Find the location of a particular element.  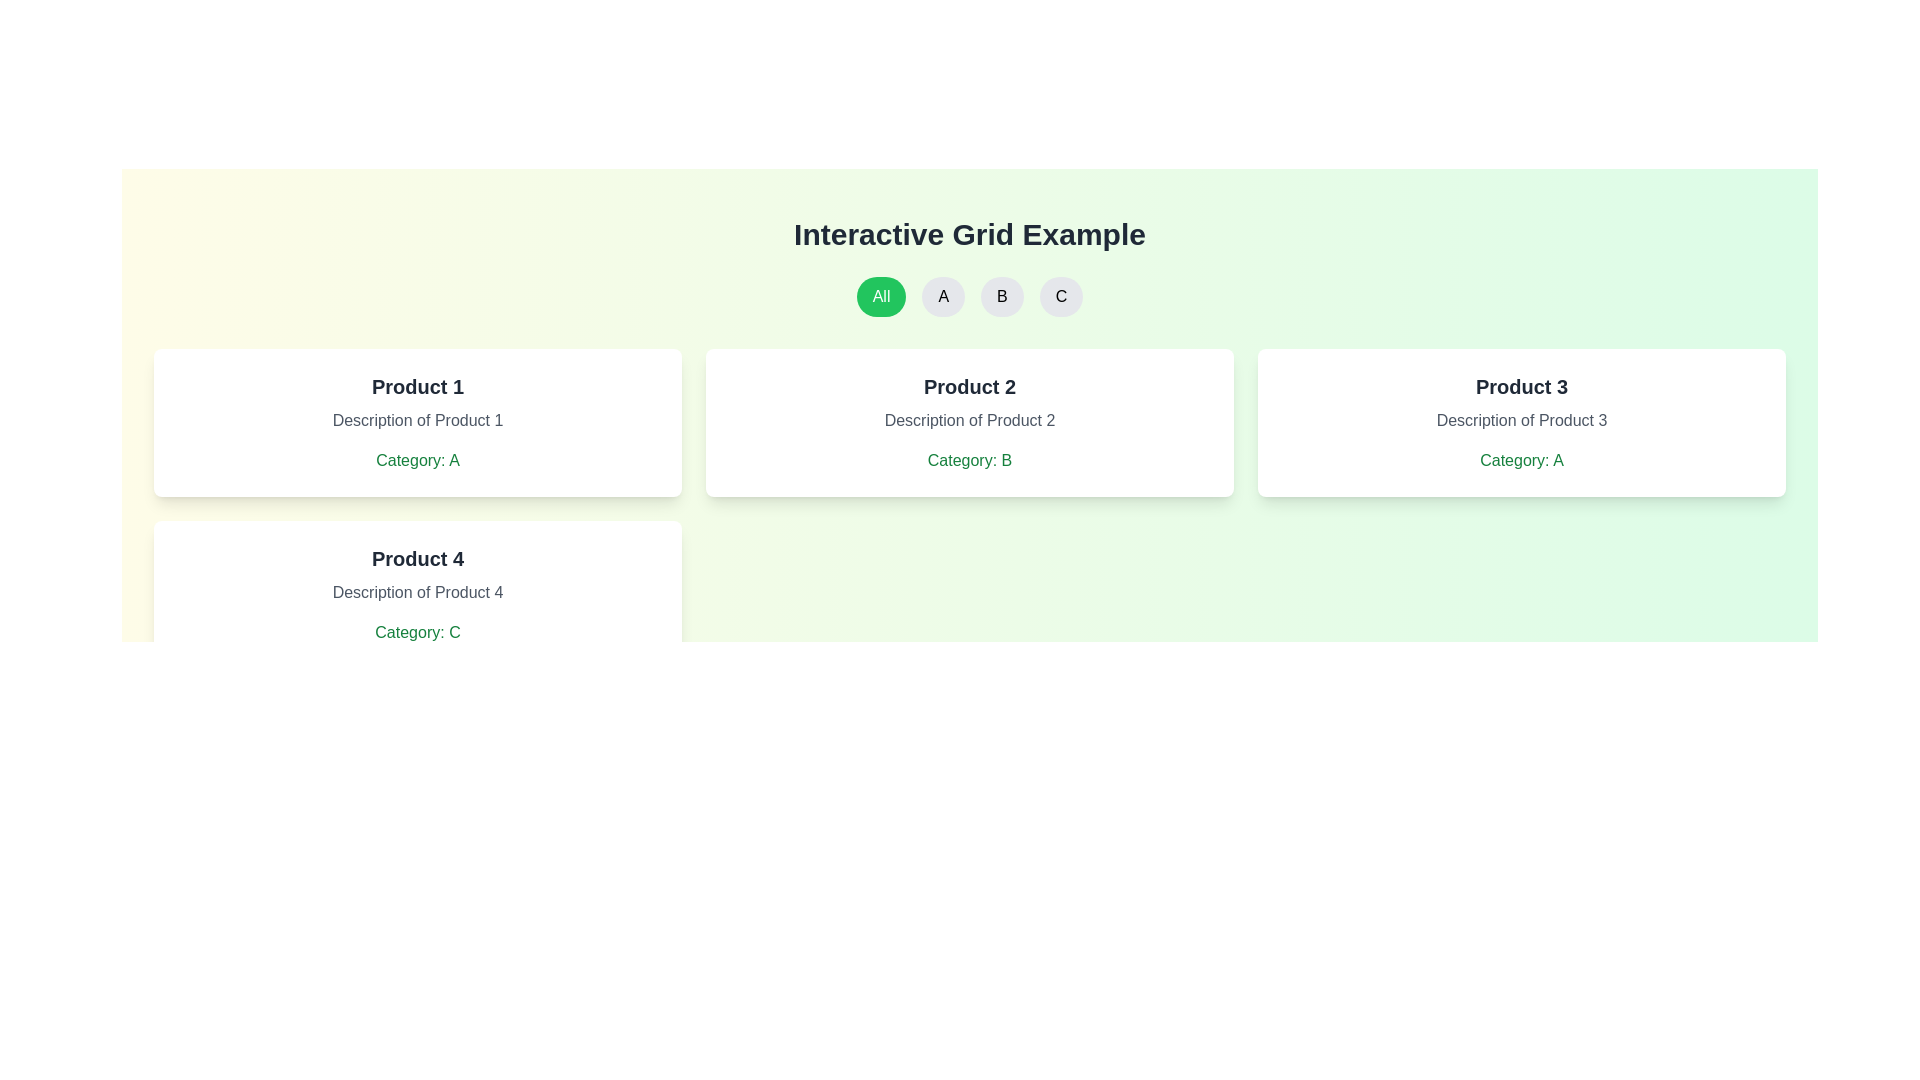

the button labeled 'All' with a green rounded background for keyboard interaction is located at coordinates (880, 297).